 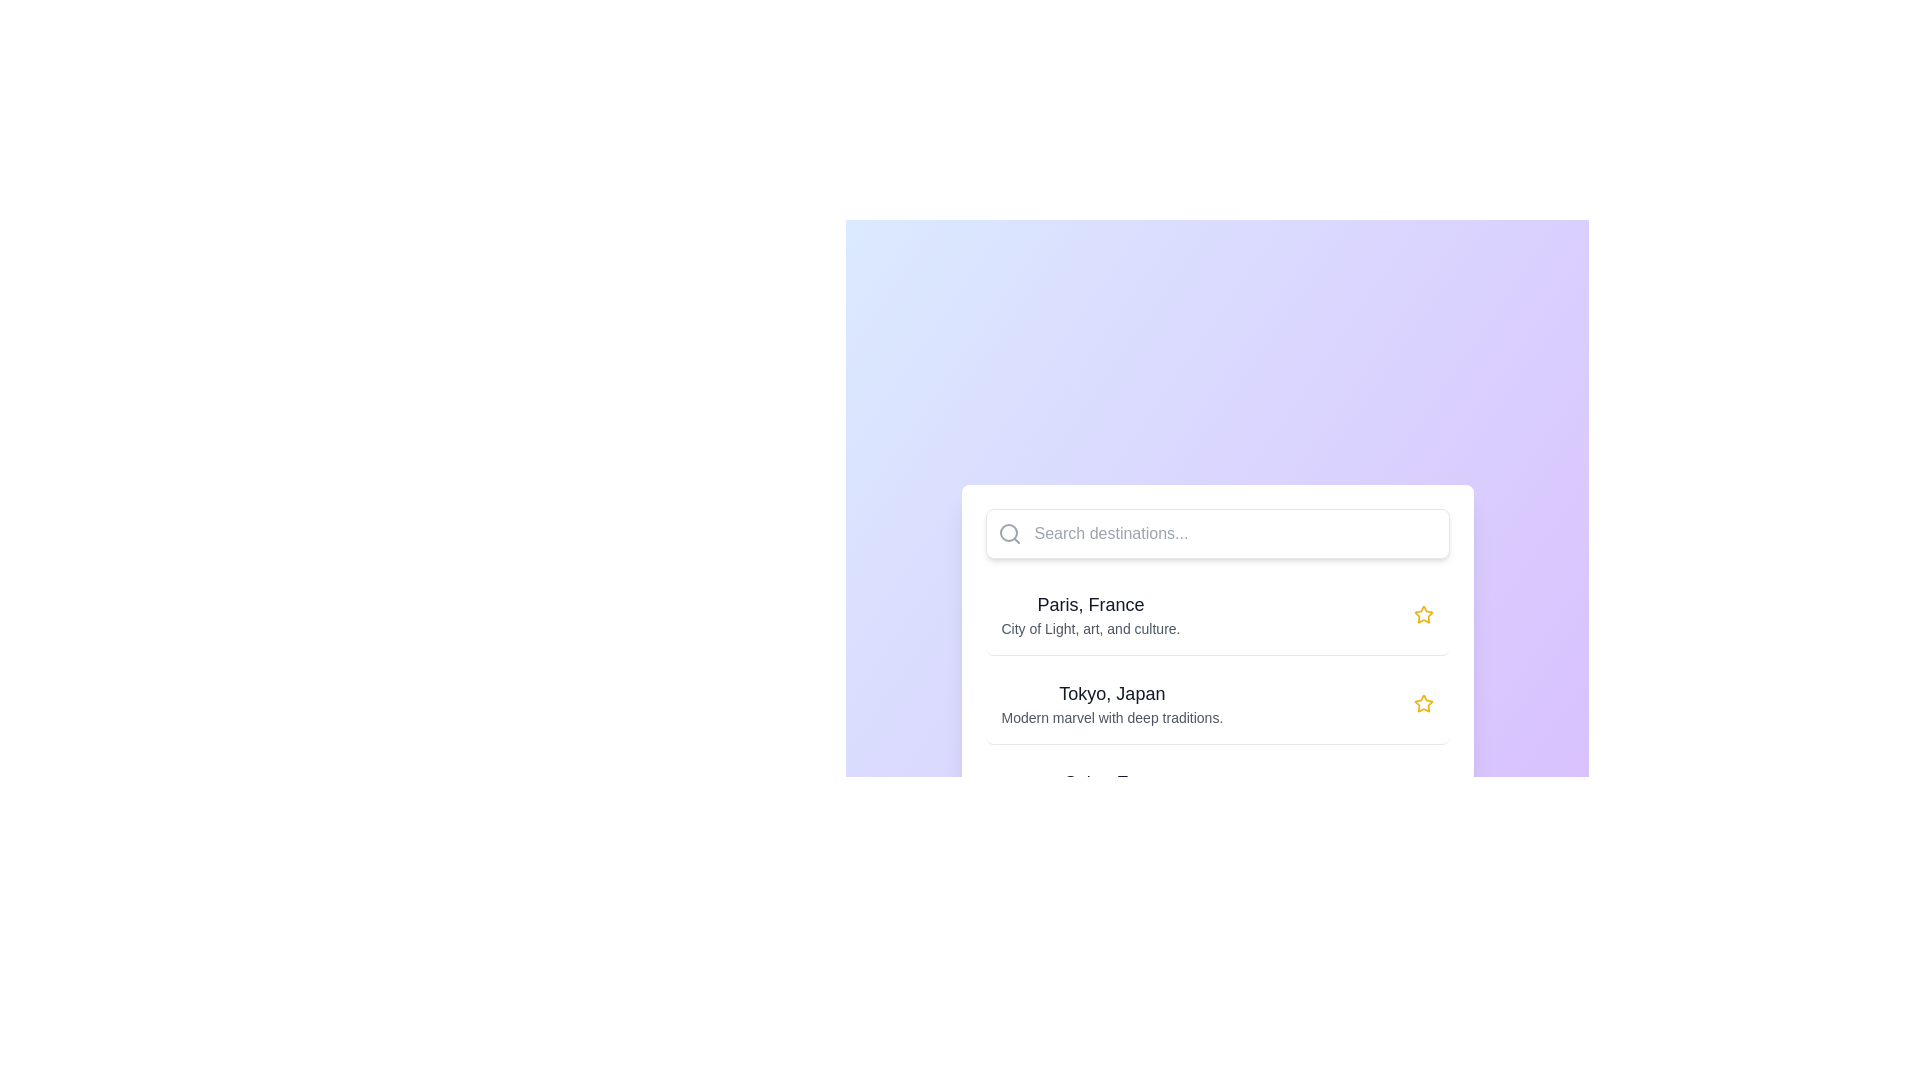 What do you see at coordinates (1216, 613) in the screenshot?
I see `the first list item representing the destination 'Paris, France'` at bounding box center [1216, 613].